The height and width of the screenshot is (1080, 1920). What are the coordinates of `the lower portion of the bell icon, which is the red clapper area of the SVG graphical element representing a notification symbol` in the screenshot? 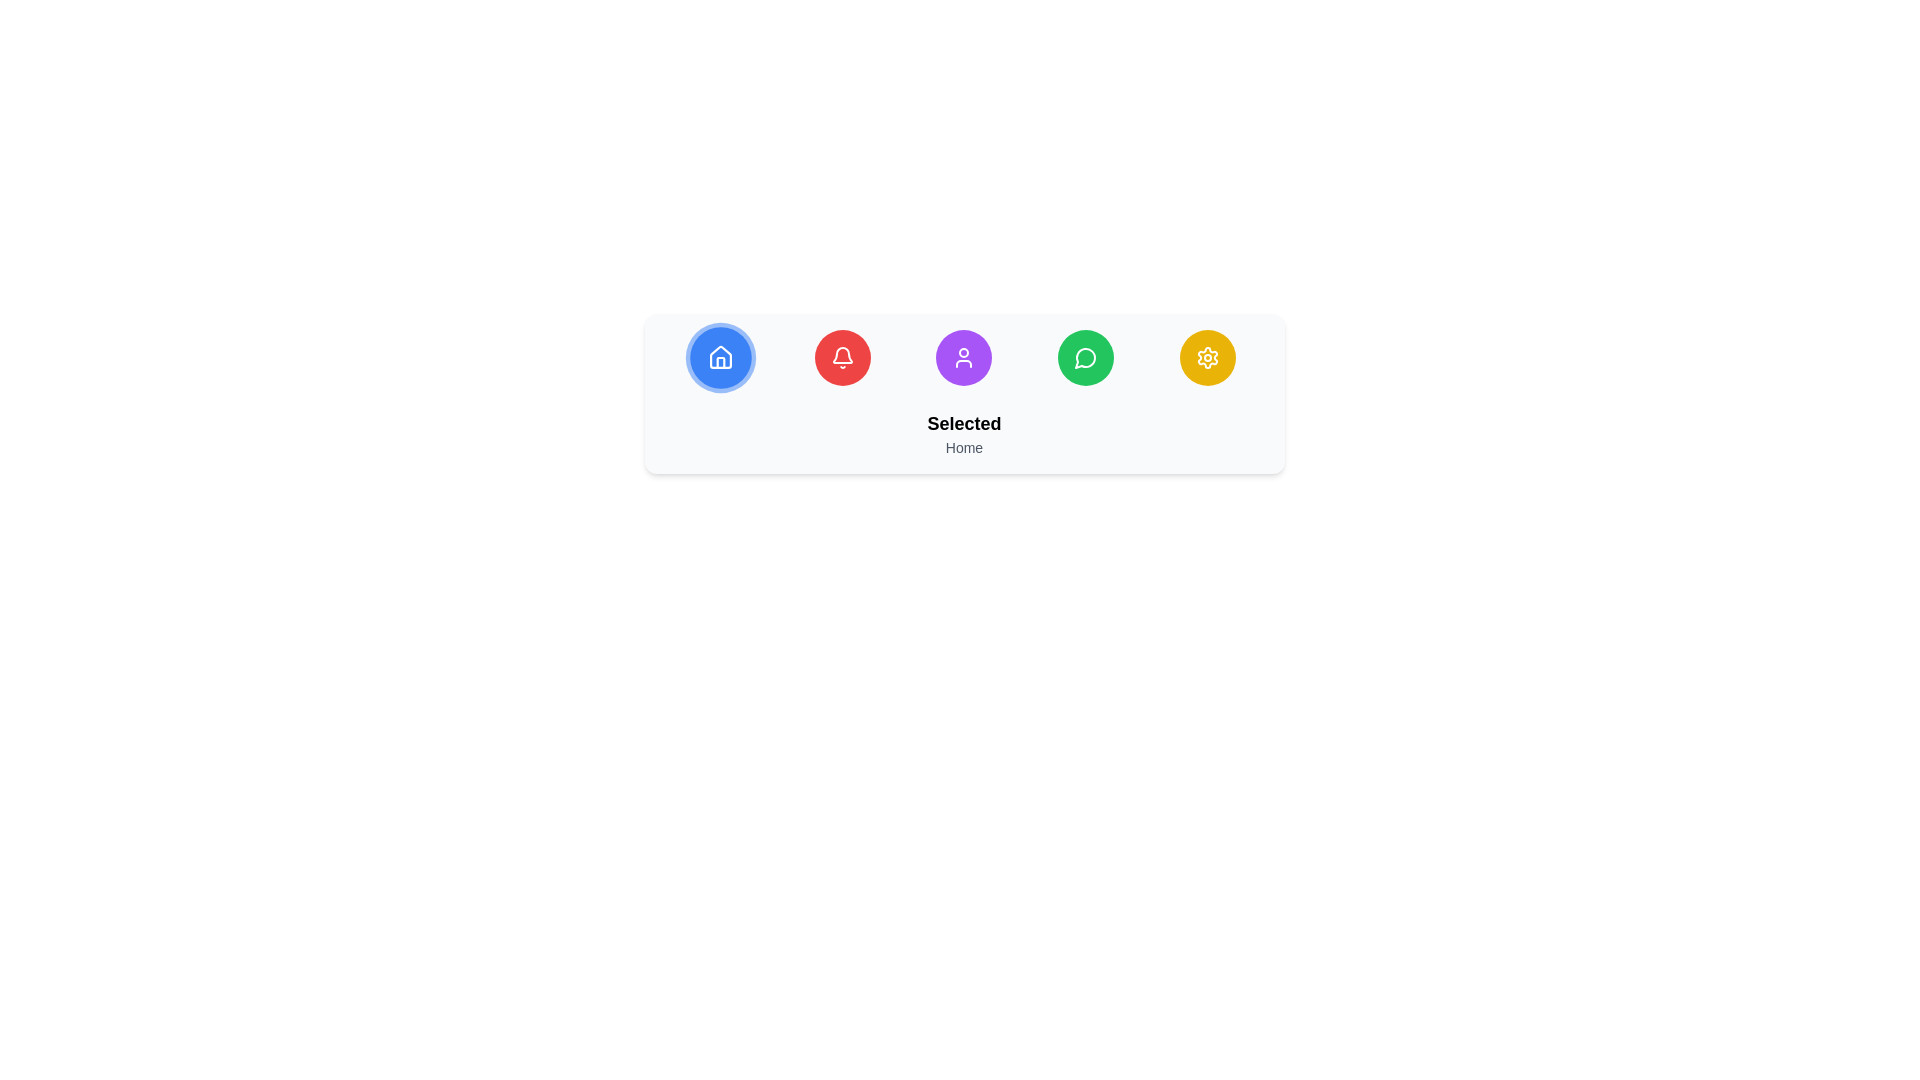 It's located at (842, 354).